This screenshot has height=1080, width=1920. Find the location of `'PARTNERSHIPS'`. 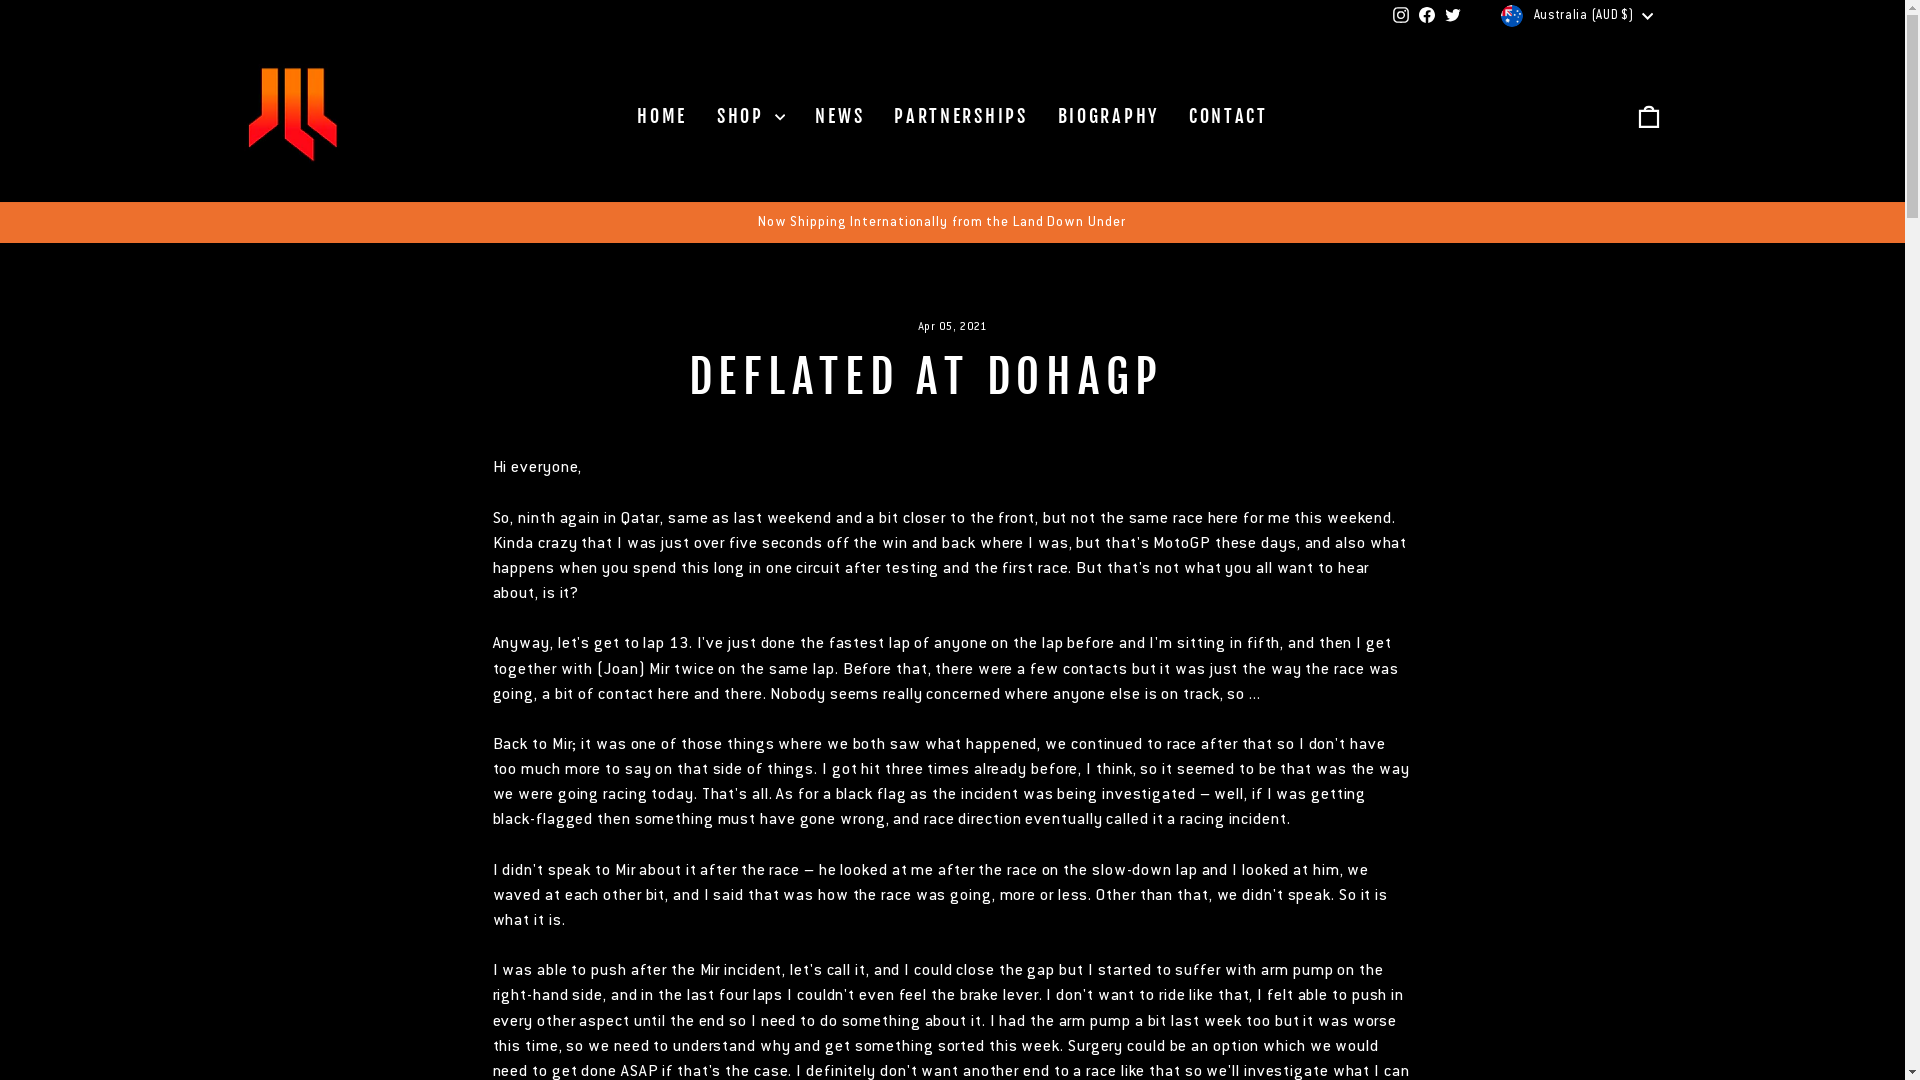

'PARTNERSHIPS' is located at coordinates (960, 117).